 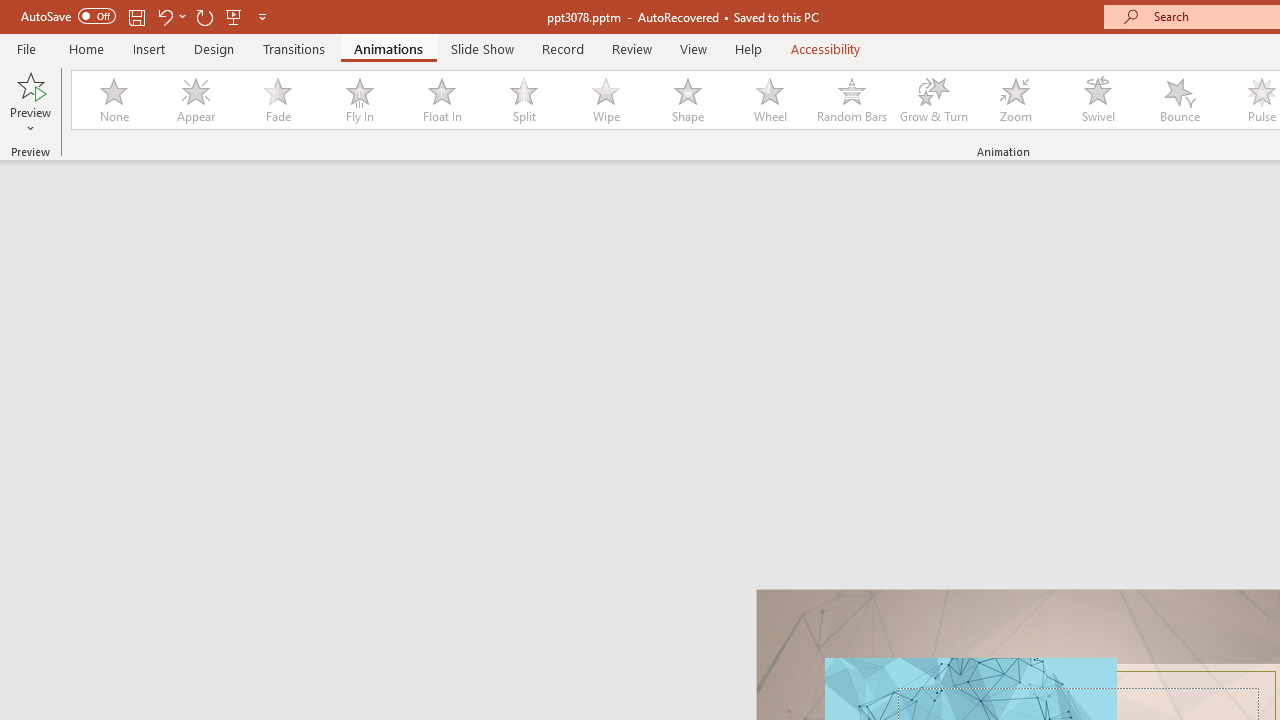 I want to click on 'Grow & Turn', so click(x=933, y=100).